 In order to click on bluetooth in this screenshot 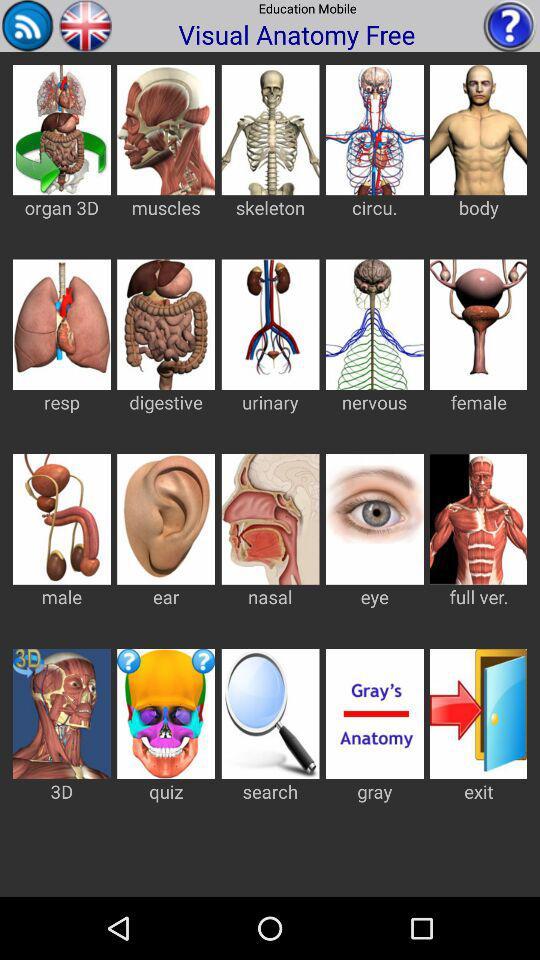, I will do `click(27, 24)`.